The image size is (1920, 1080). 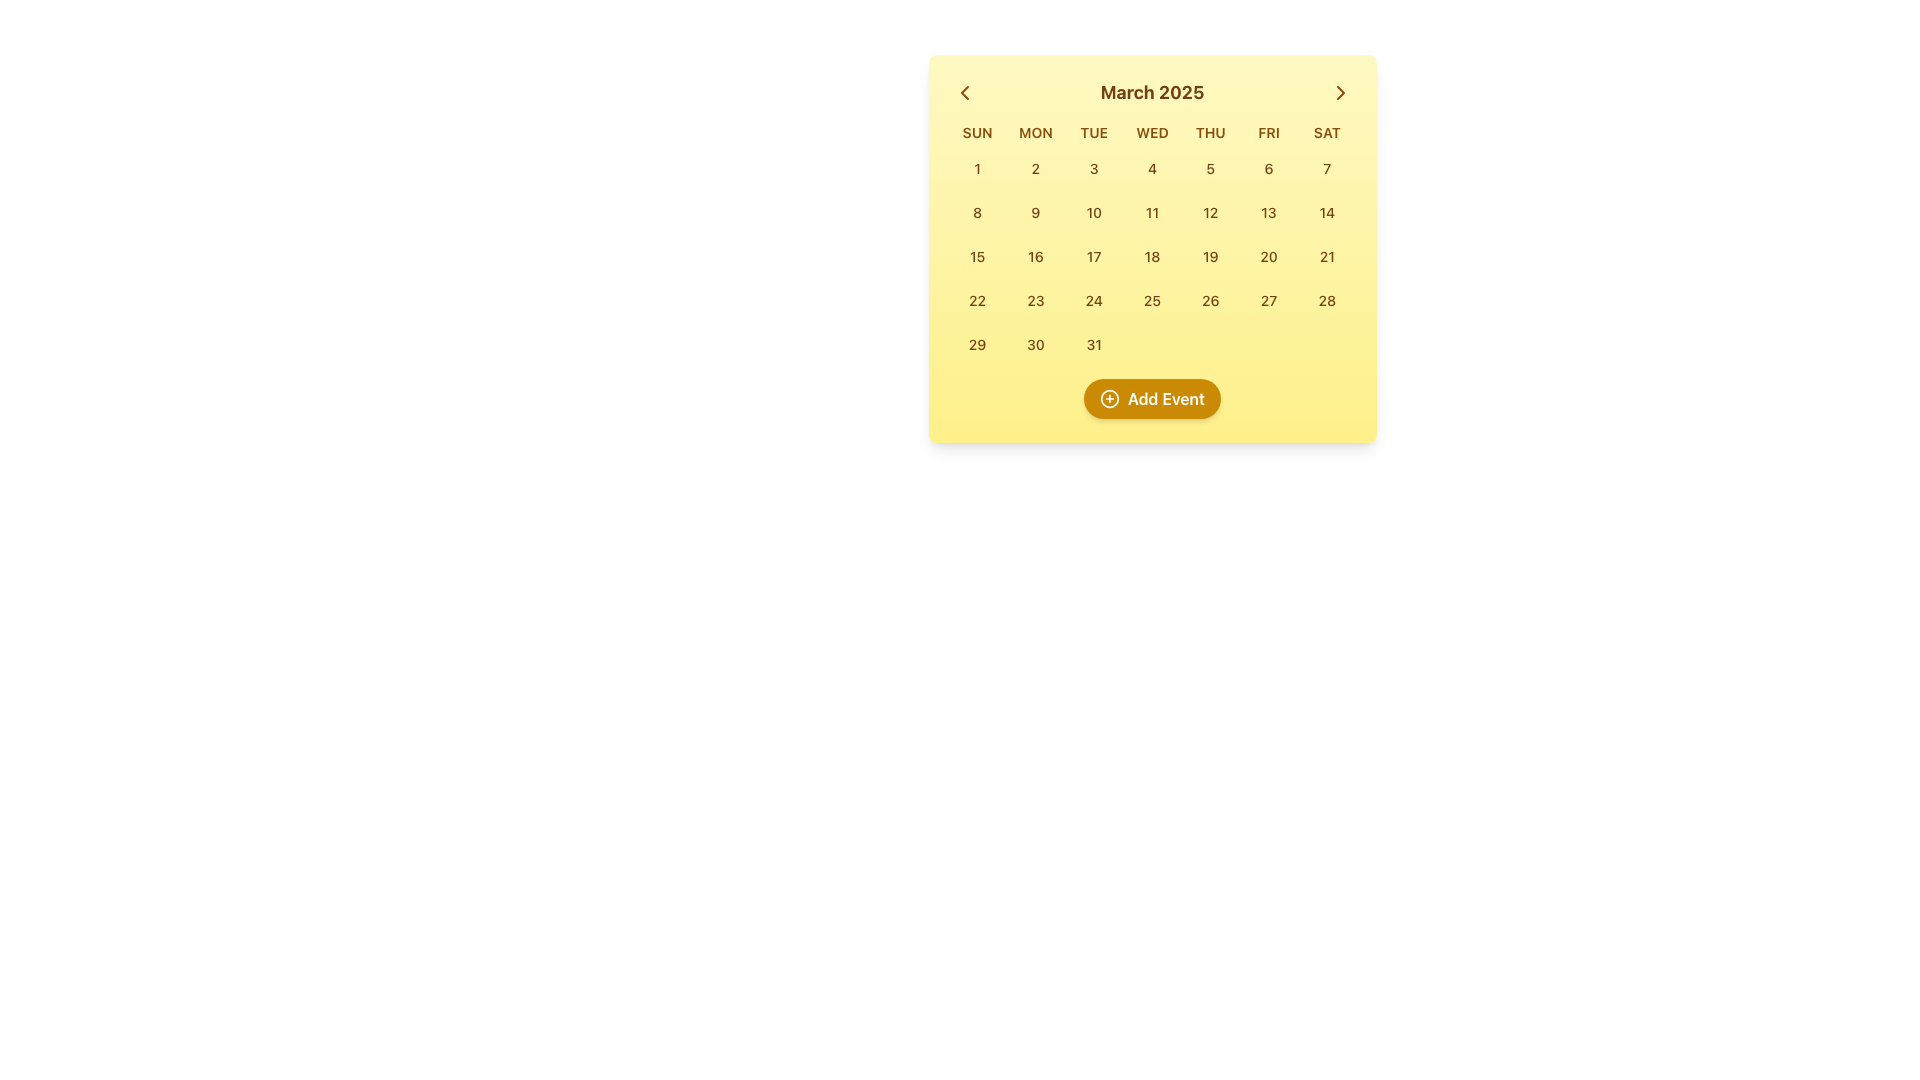 I want to click on the text element representing the 14th day in the March 2025 calendar, so click(x=1327, y=212).